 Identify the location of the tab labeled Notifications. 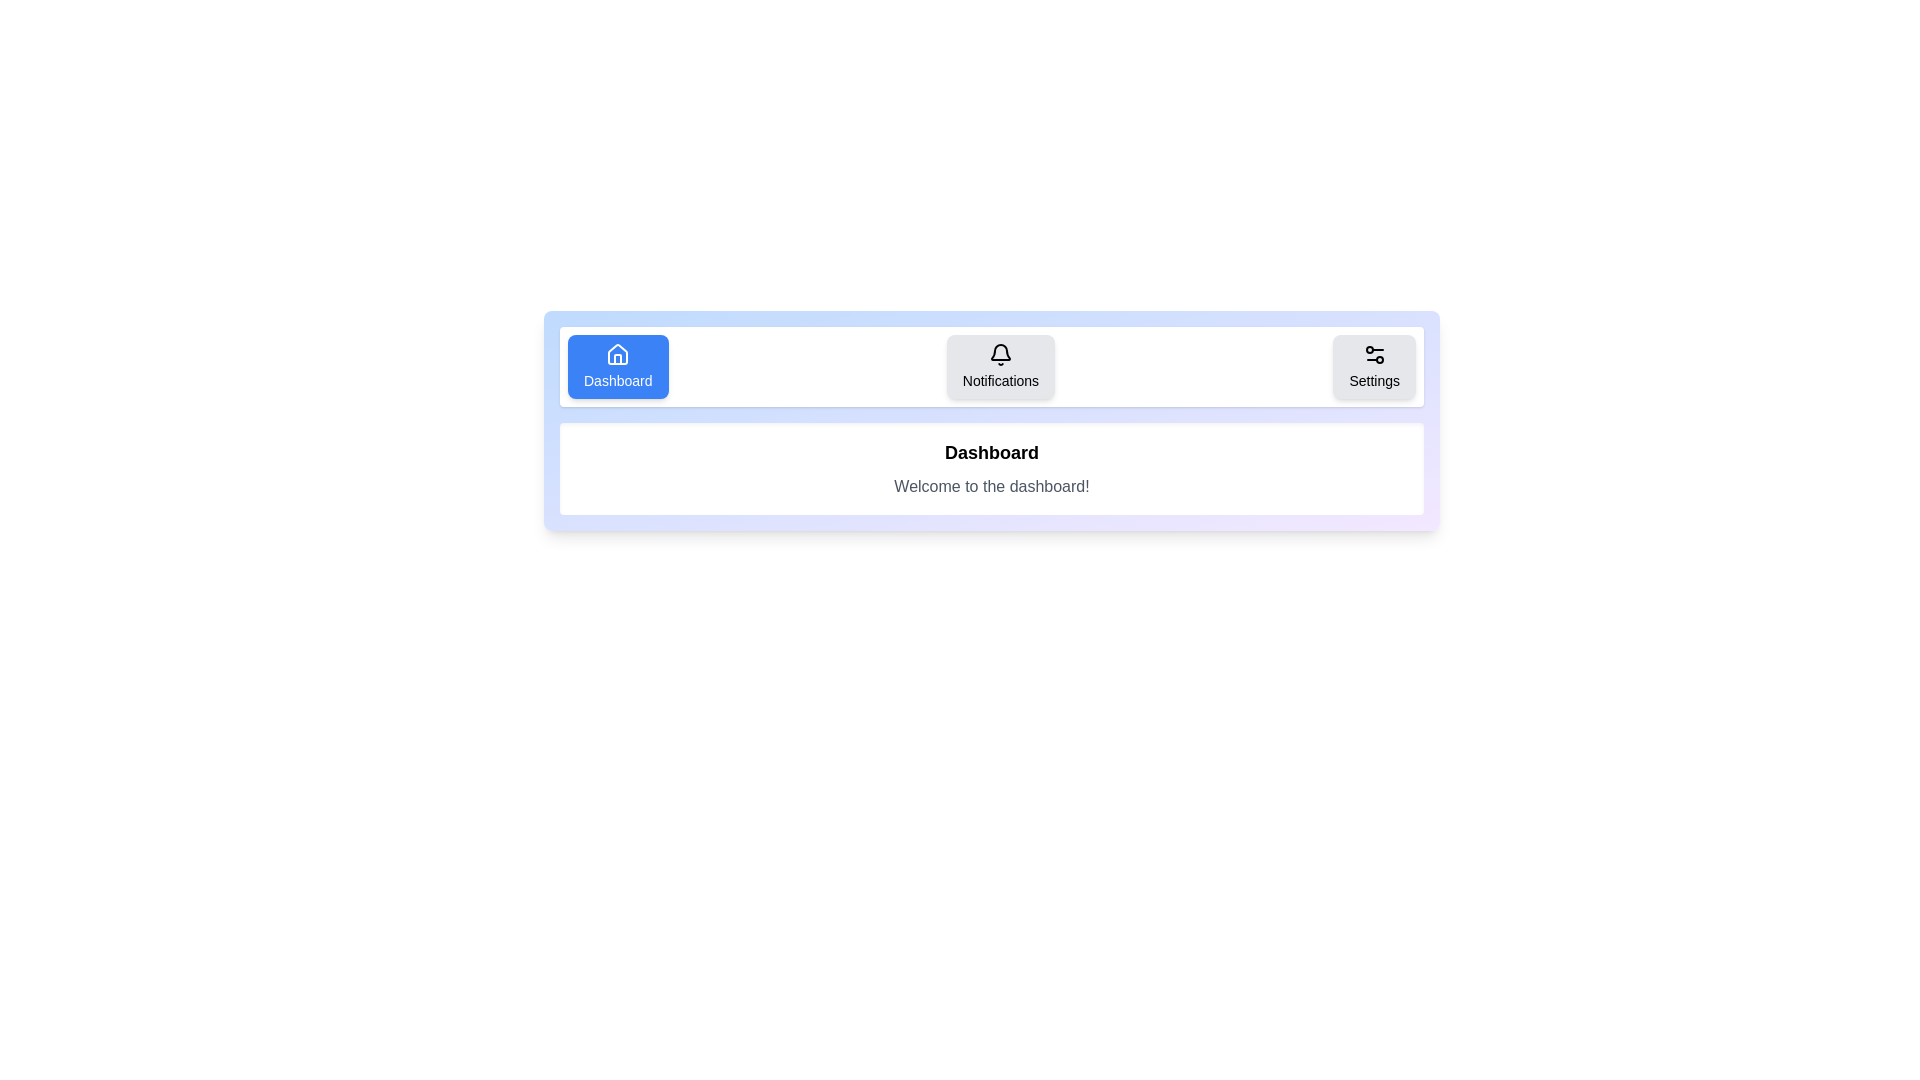
(1000, 366).